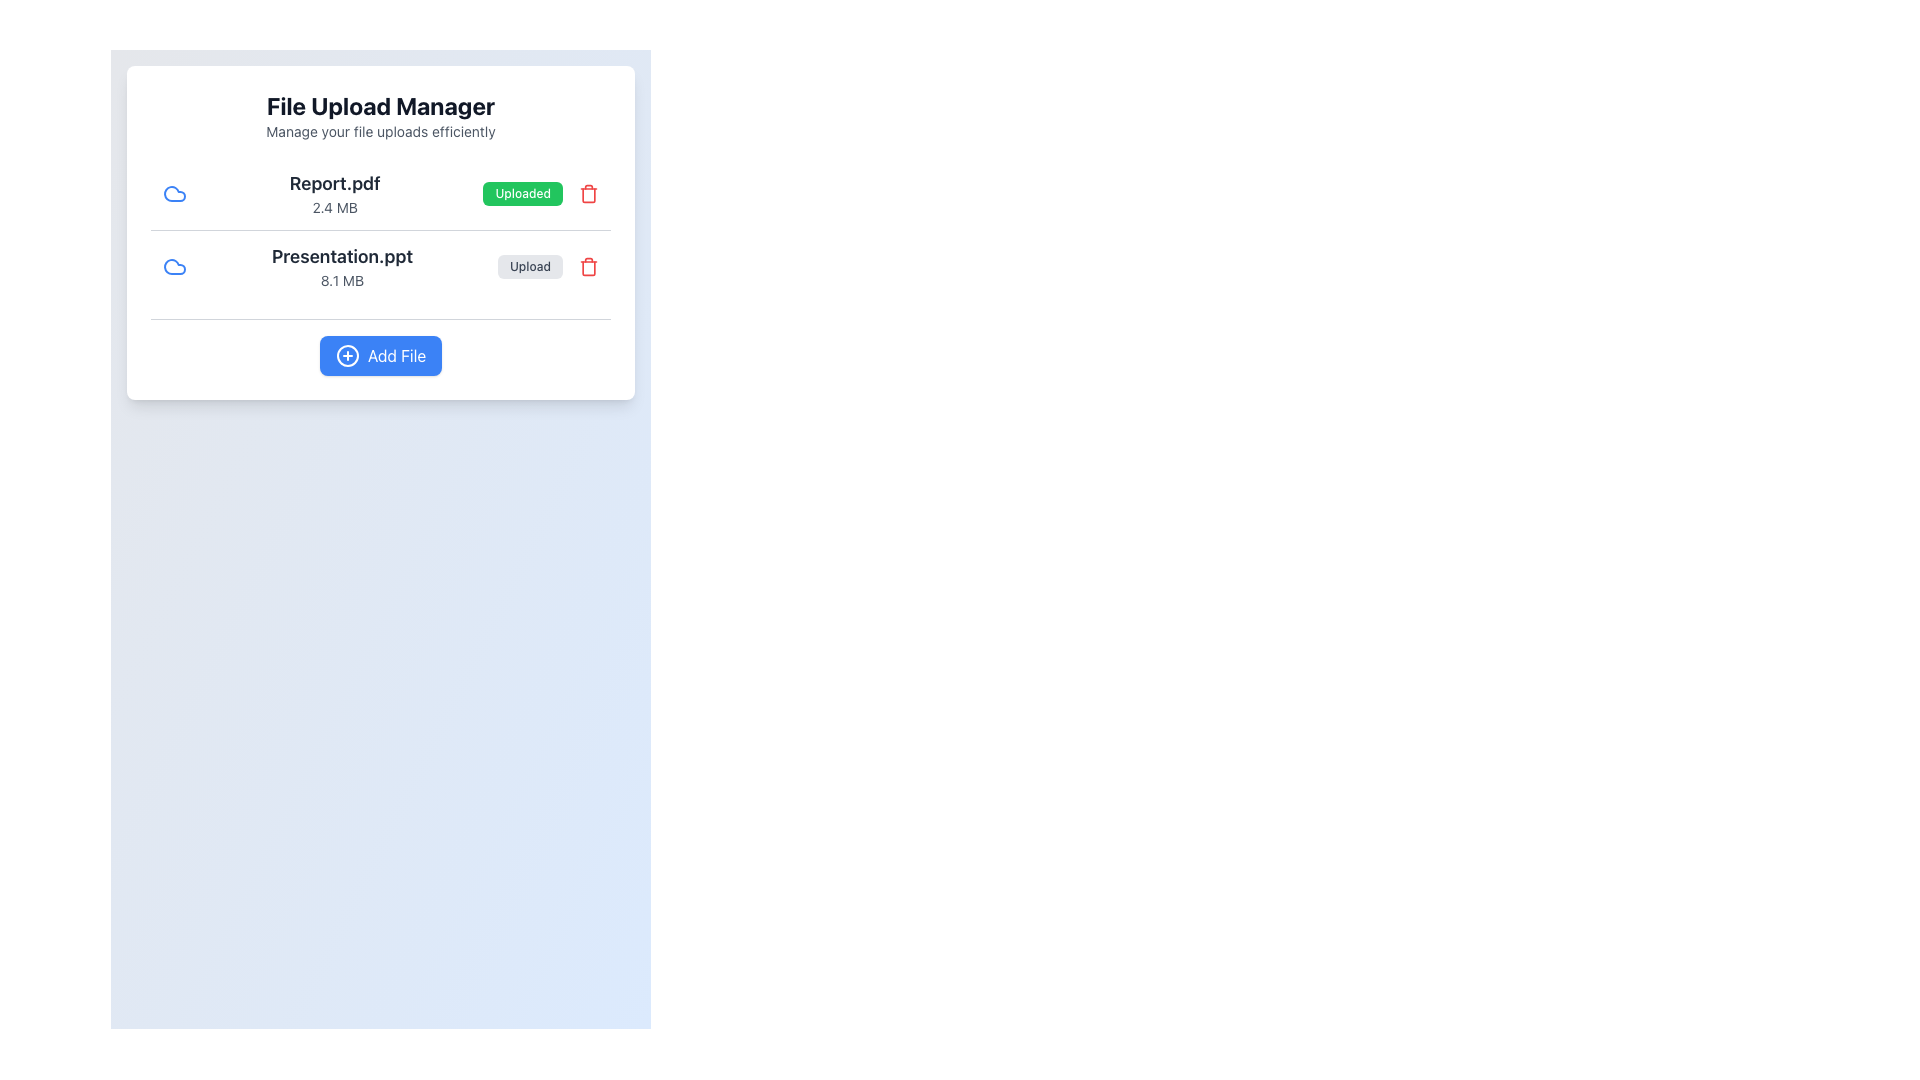 The image size is (1920, 1080). What do you see at coordinates (530, 265) in the screenshot?
I see `the 'Upload' button, which is a compact, rounded rectangular button with a light grey background located to the far right of the row displaying the file 'Presentation.ppt'` at bounding box center [530, 265].